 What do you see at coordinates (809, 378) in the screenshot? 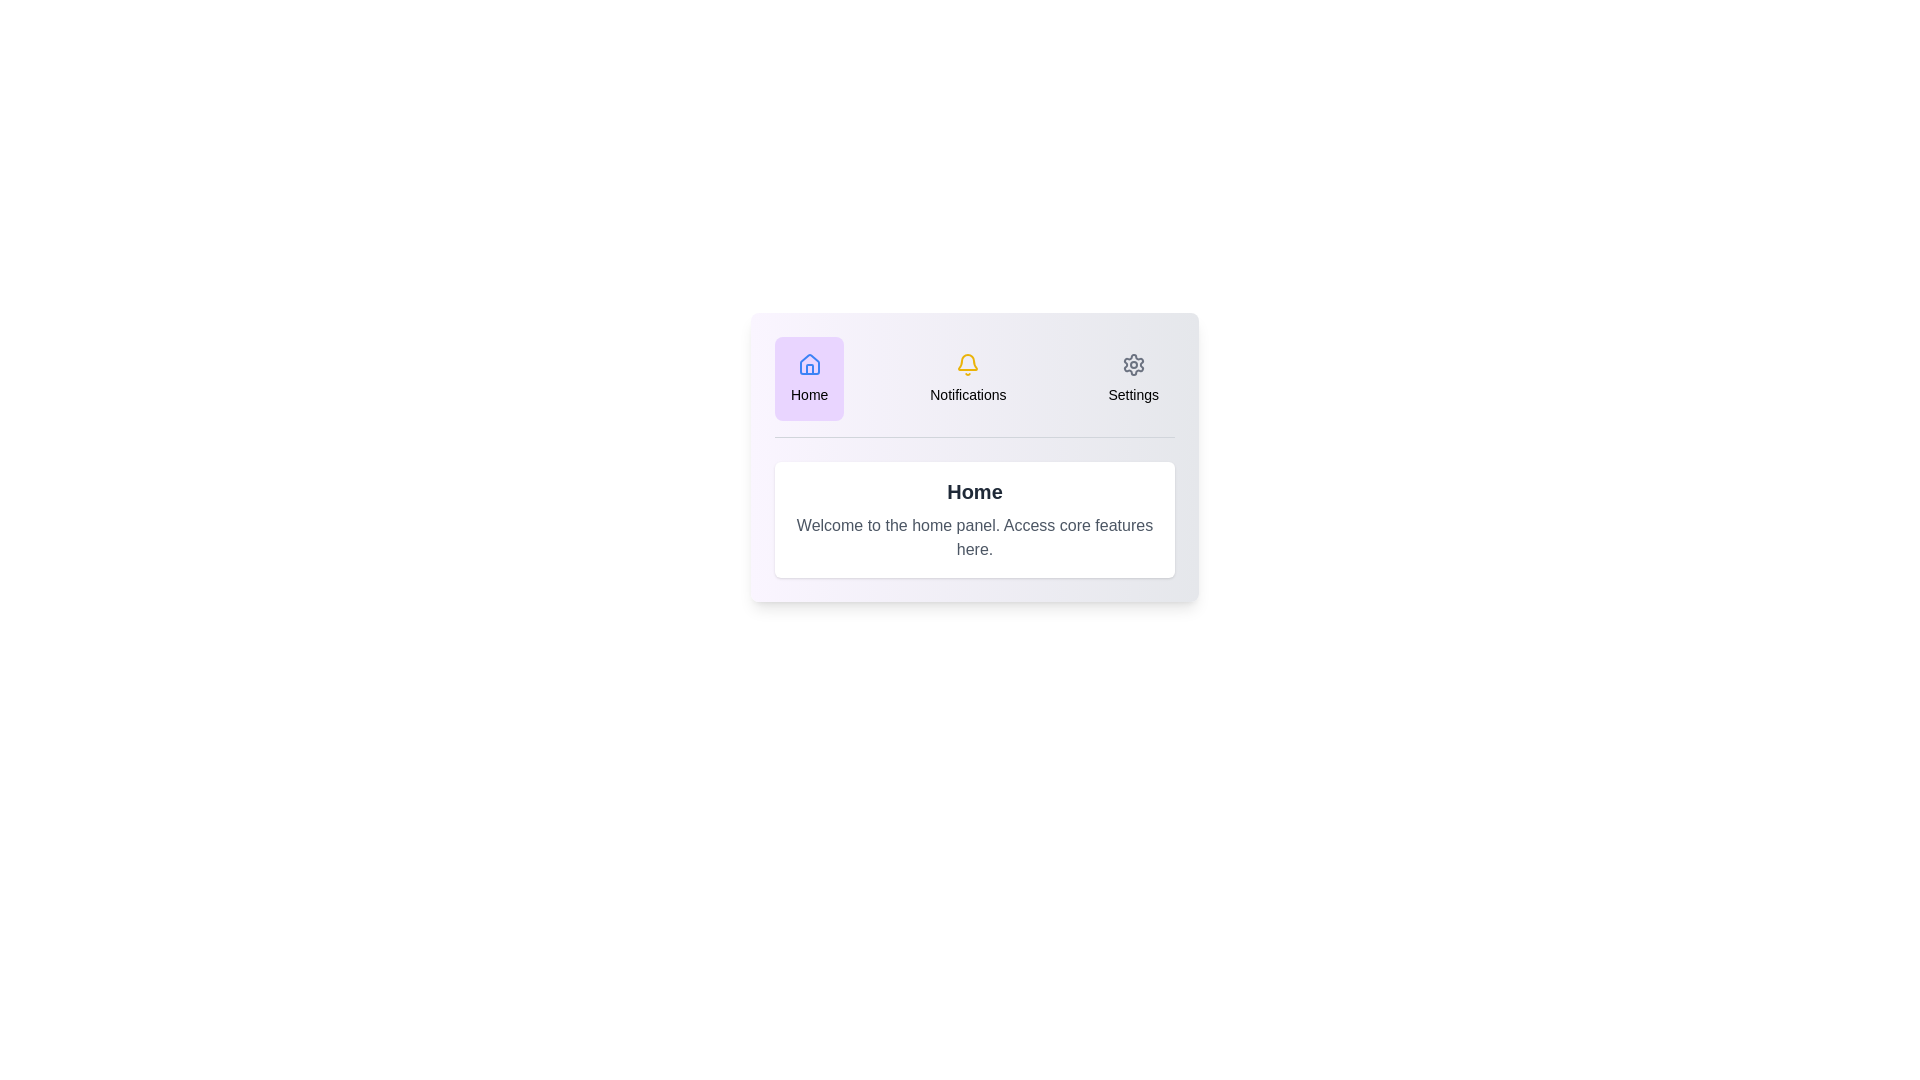
I see `the Home tab to switch views` at bounding box center [809, 378].